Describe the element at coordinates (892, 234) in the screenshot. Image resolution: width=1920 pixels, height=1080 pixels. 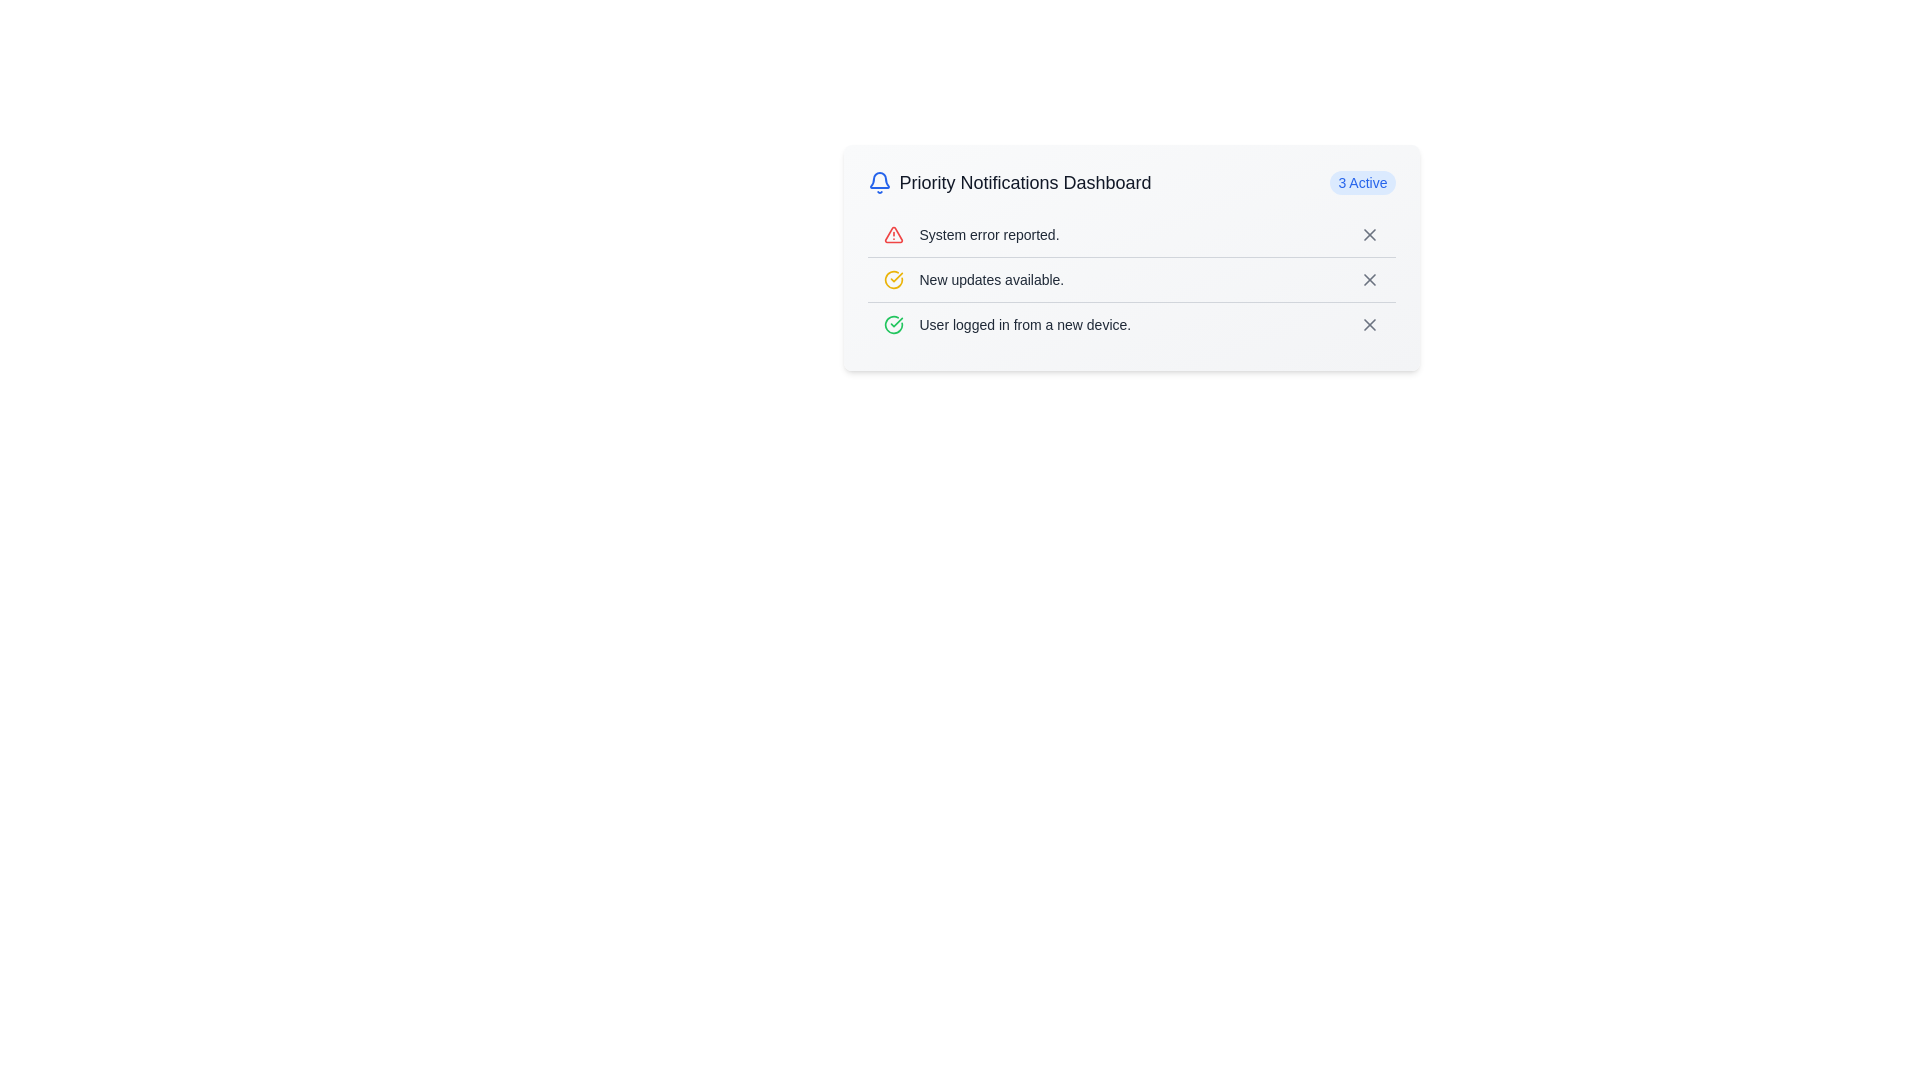
I see `the alert icon located at the far left of the first row in the notification list, which indicates a critical error and is positioned before the text 'System error reported.'` at that location.